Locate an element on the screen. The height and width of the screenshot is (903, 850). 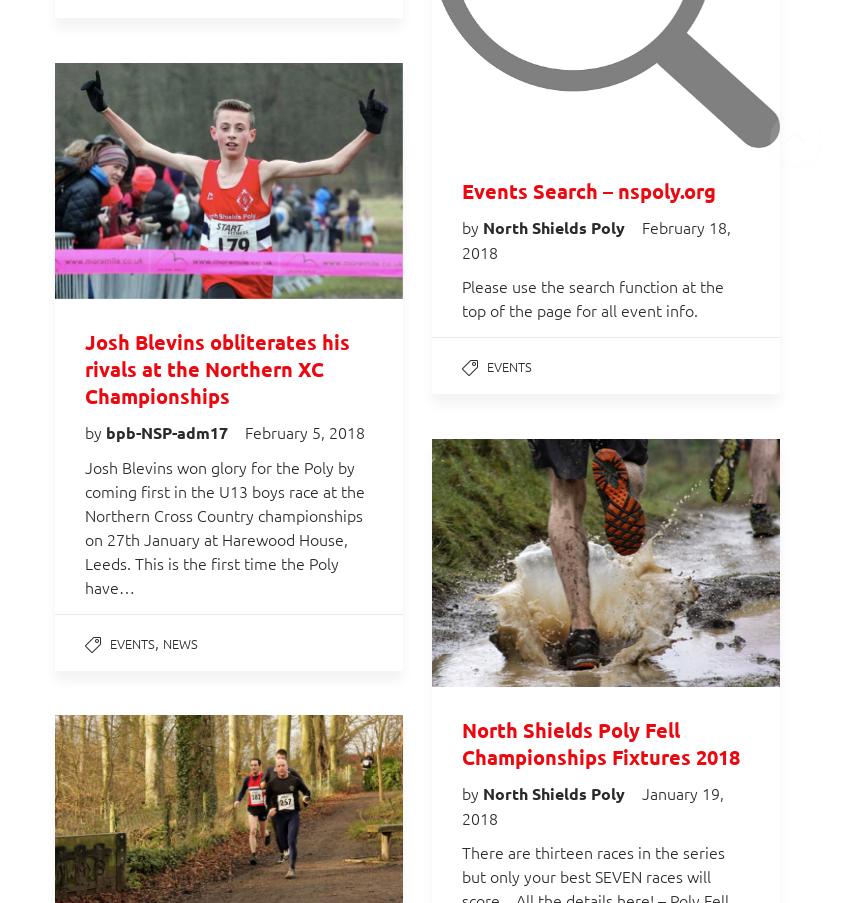
',' is located at coordinates (159, 641).